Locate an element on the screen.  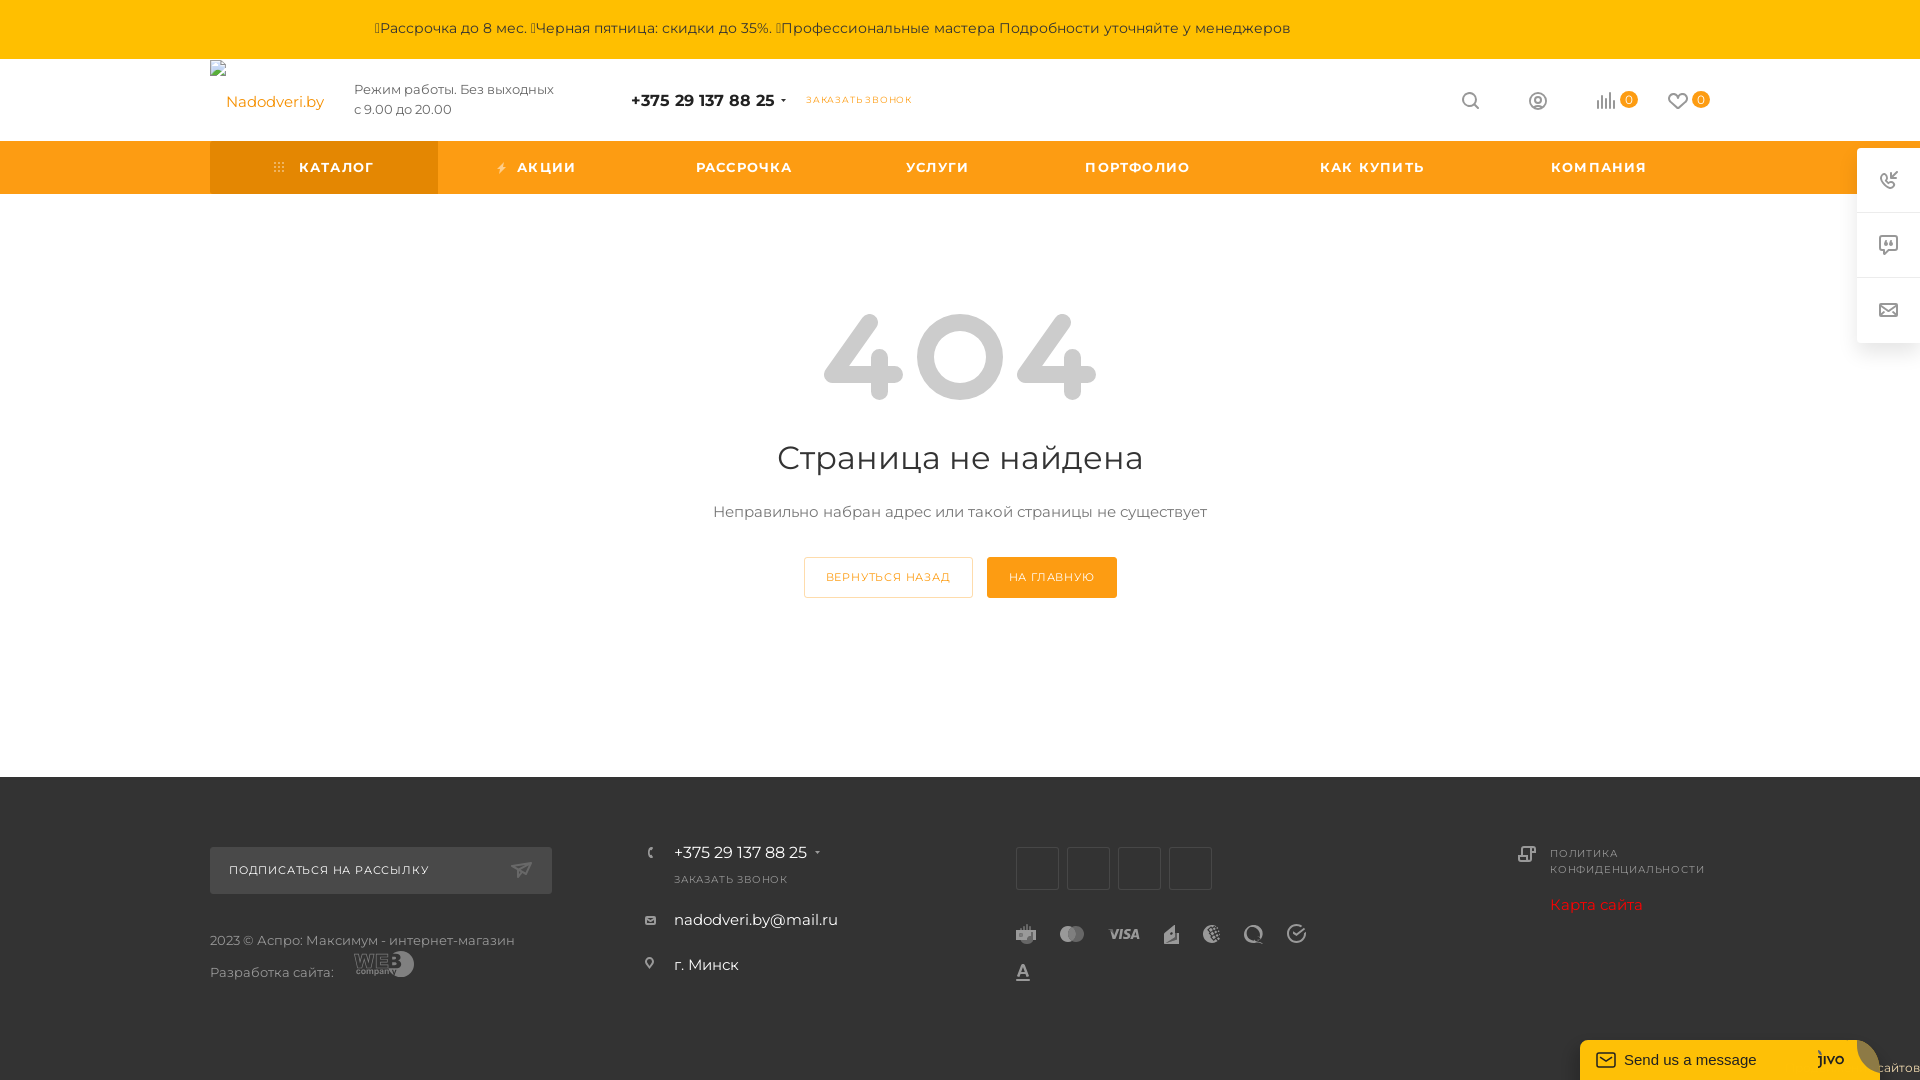
'Qiwi' is located at coordinates (1252, 933).